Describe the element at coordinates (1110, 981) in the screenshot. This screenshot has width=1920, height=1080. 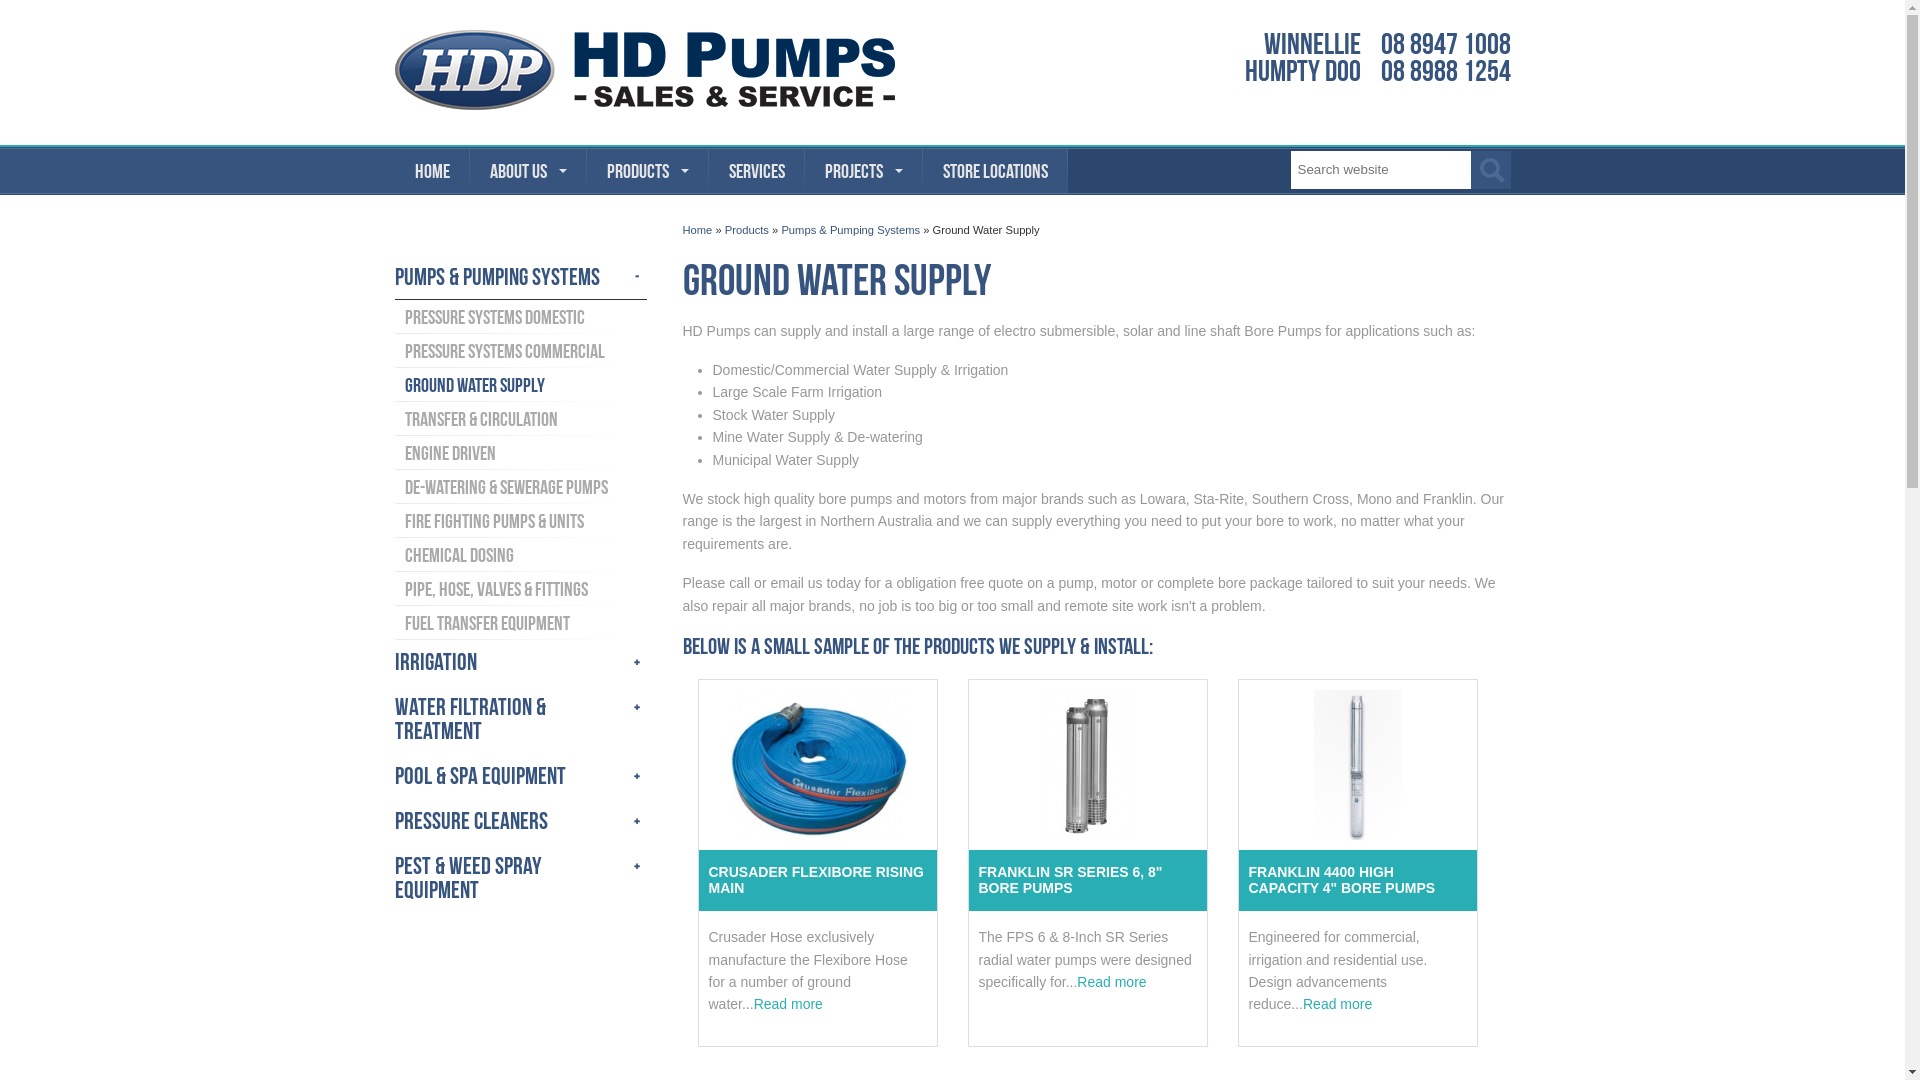
I see `'Read more'` at that location.